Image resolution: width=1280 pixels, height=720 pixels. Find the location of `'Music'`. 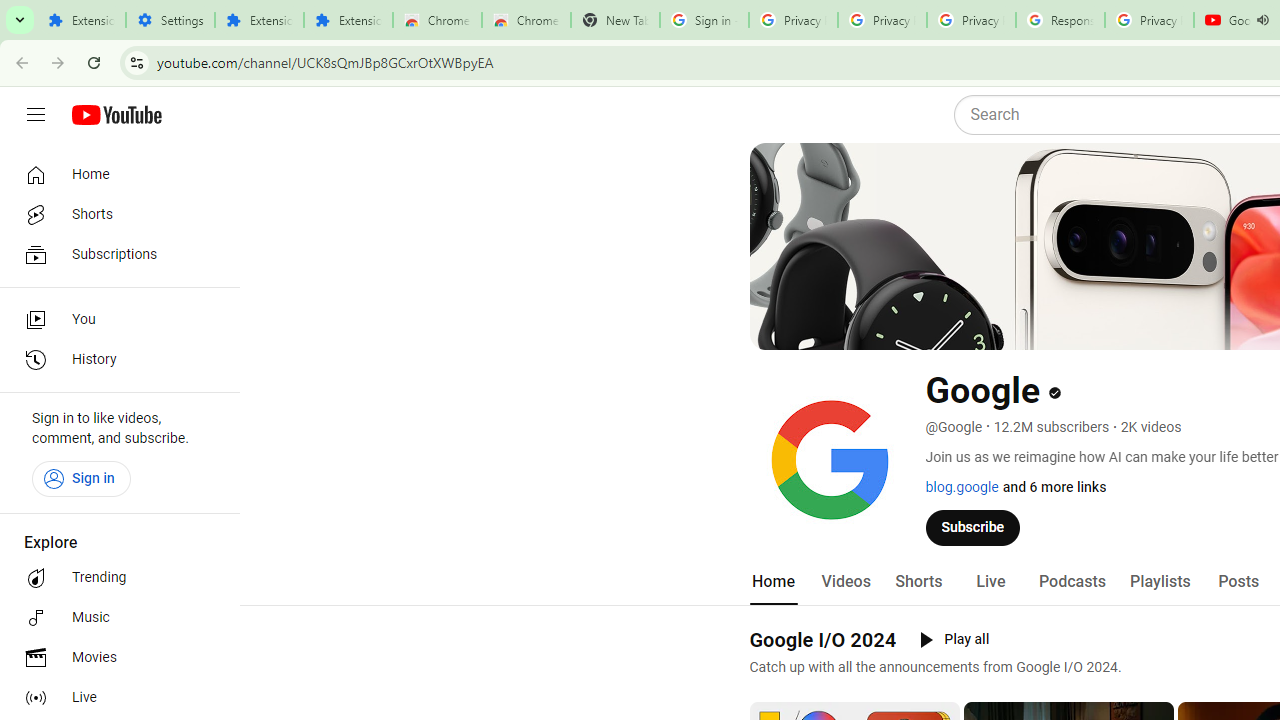

'Music' is located at coordinates (112, 617).